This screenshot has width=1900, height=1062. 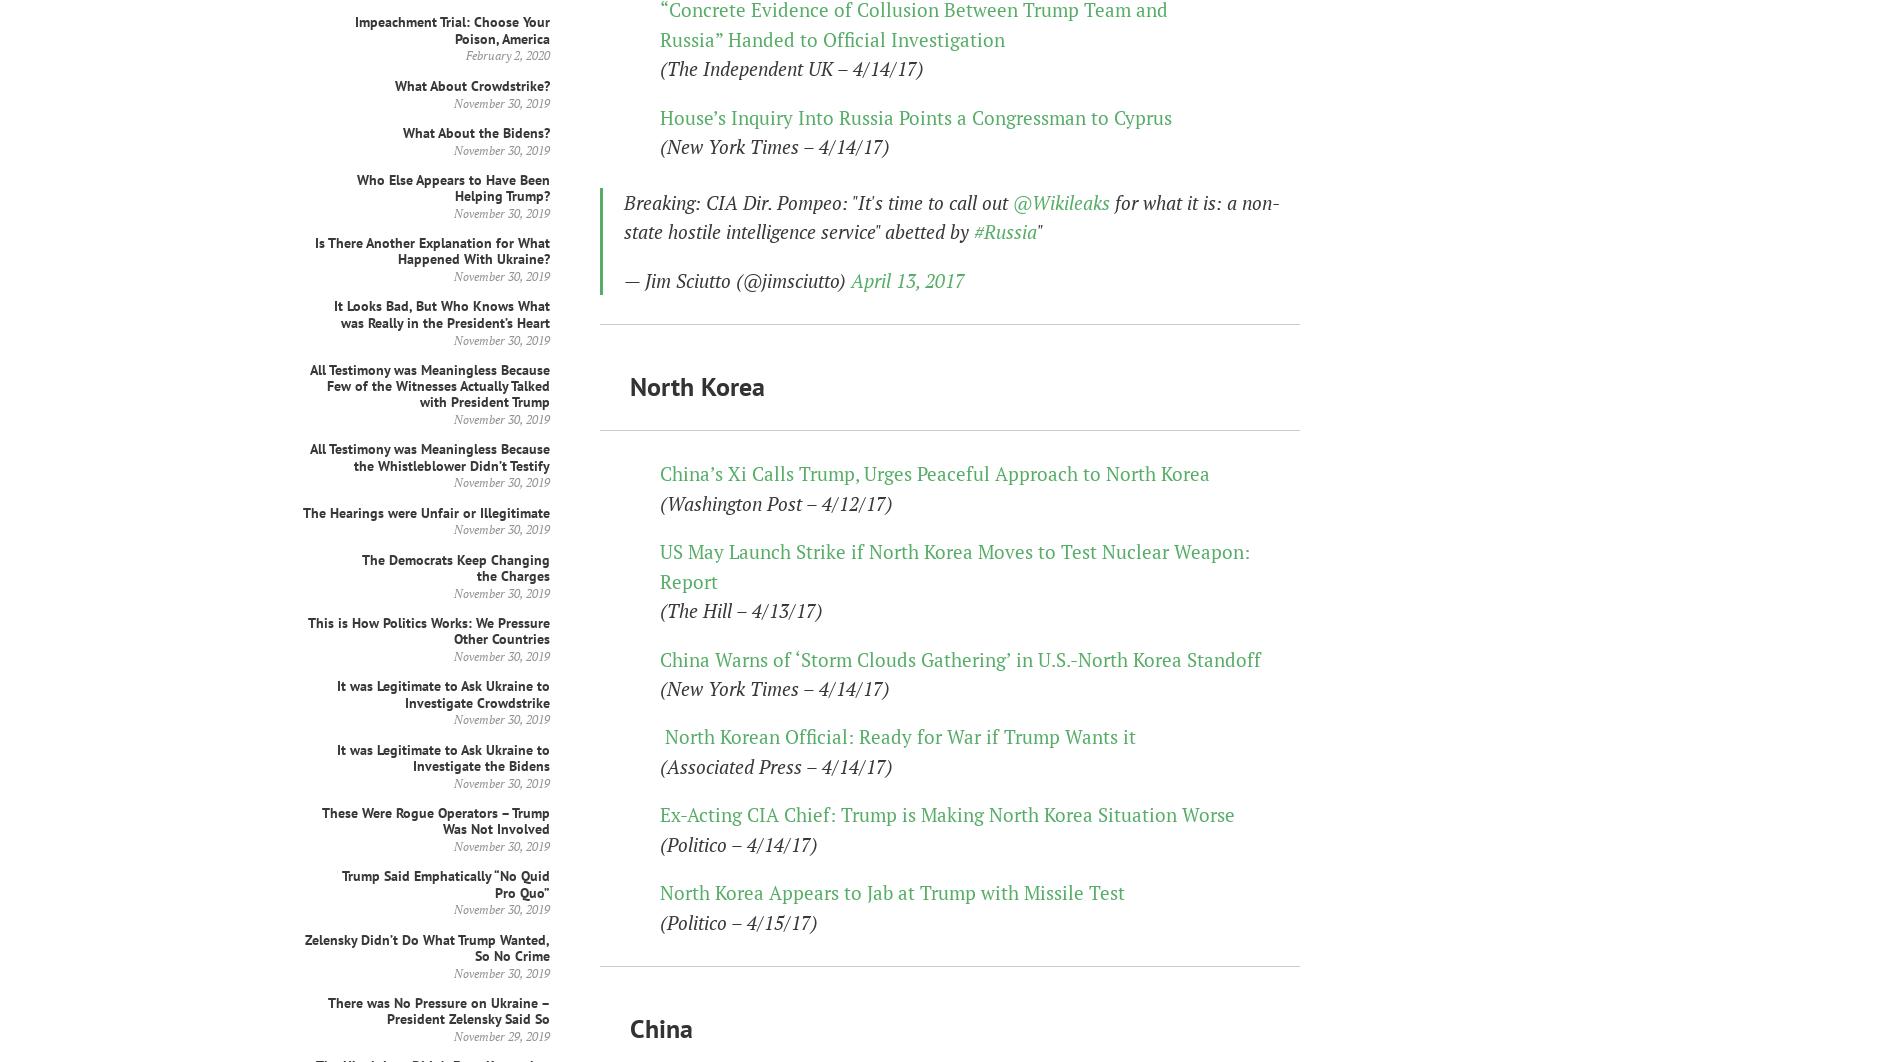 I want to click on '(Associated Press – 4/14/17)', so click(x=775, y=765).